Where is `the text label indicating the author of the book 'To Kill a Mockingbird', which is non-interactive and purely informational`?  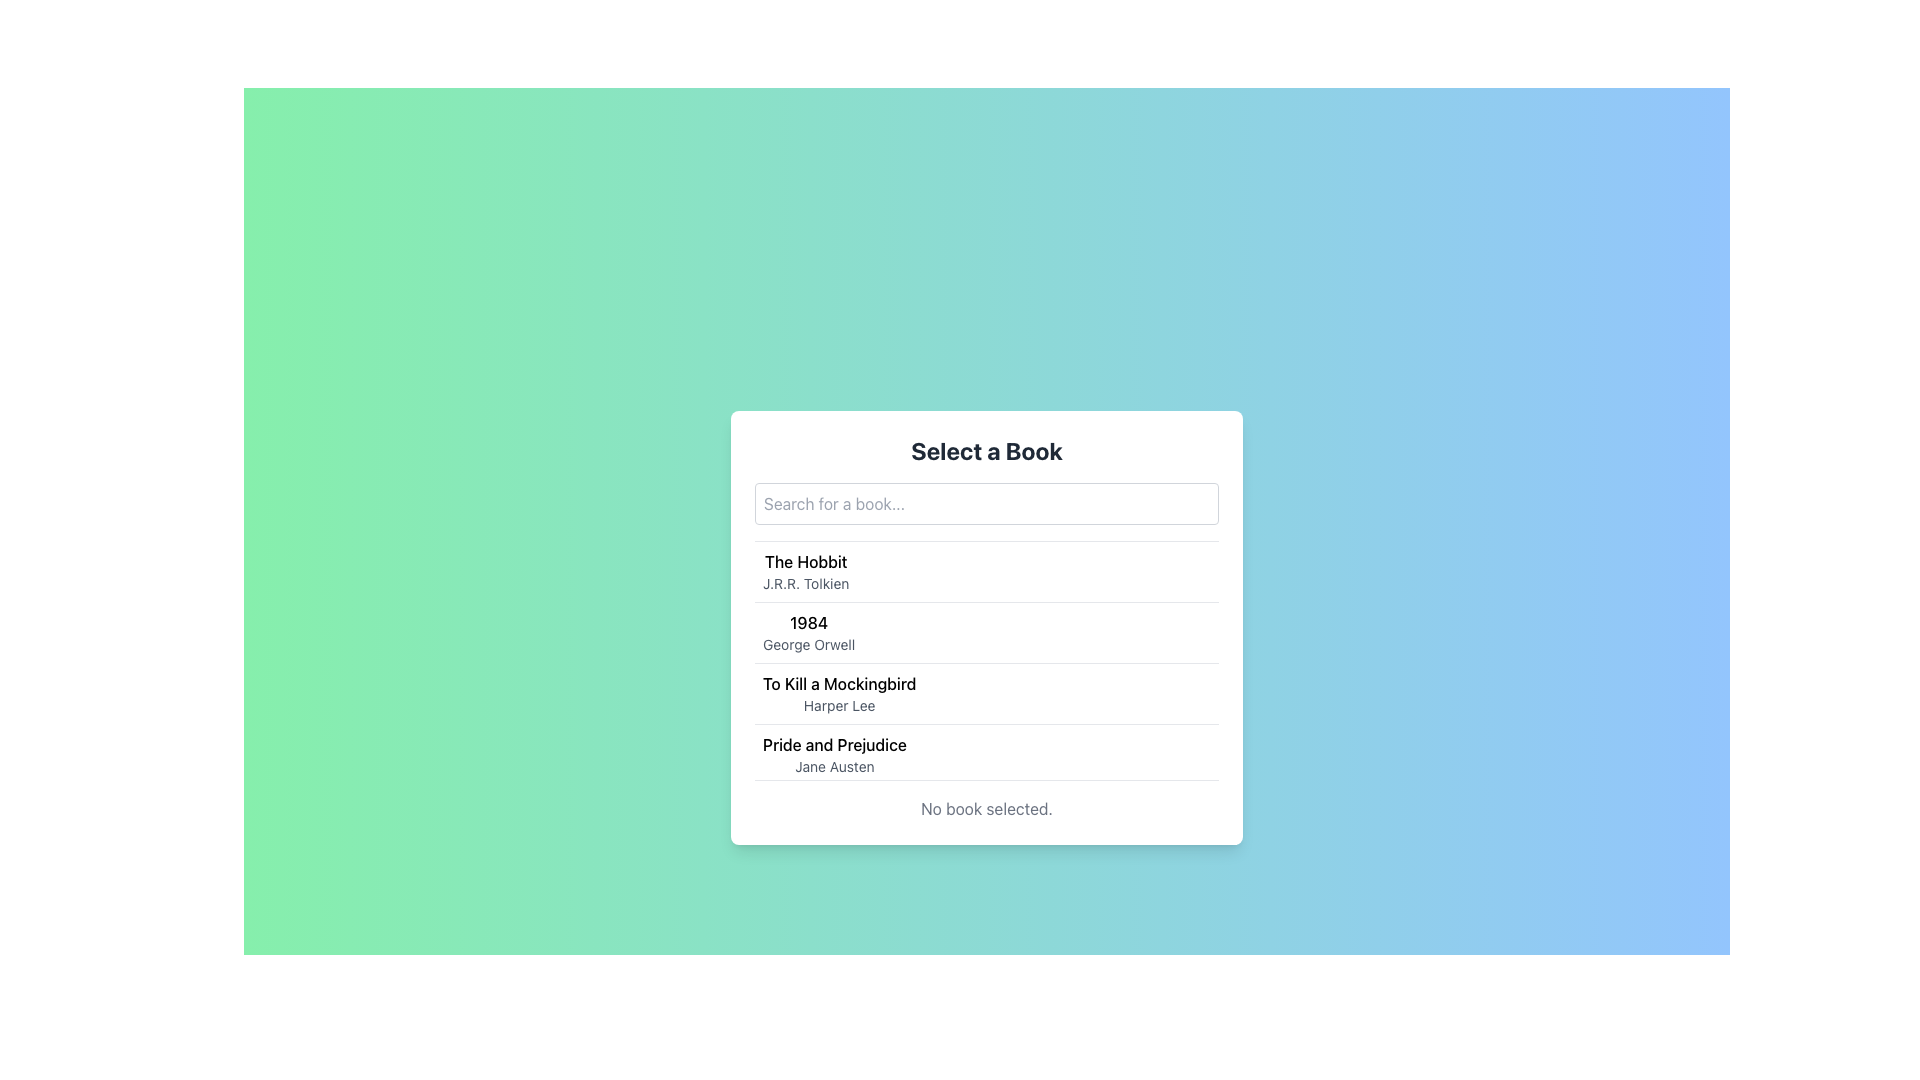 the text label indicating the author of the book 'To Kill a Mockingbird', which is non-interactive and purely informational is located at coordinates (839, 704).